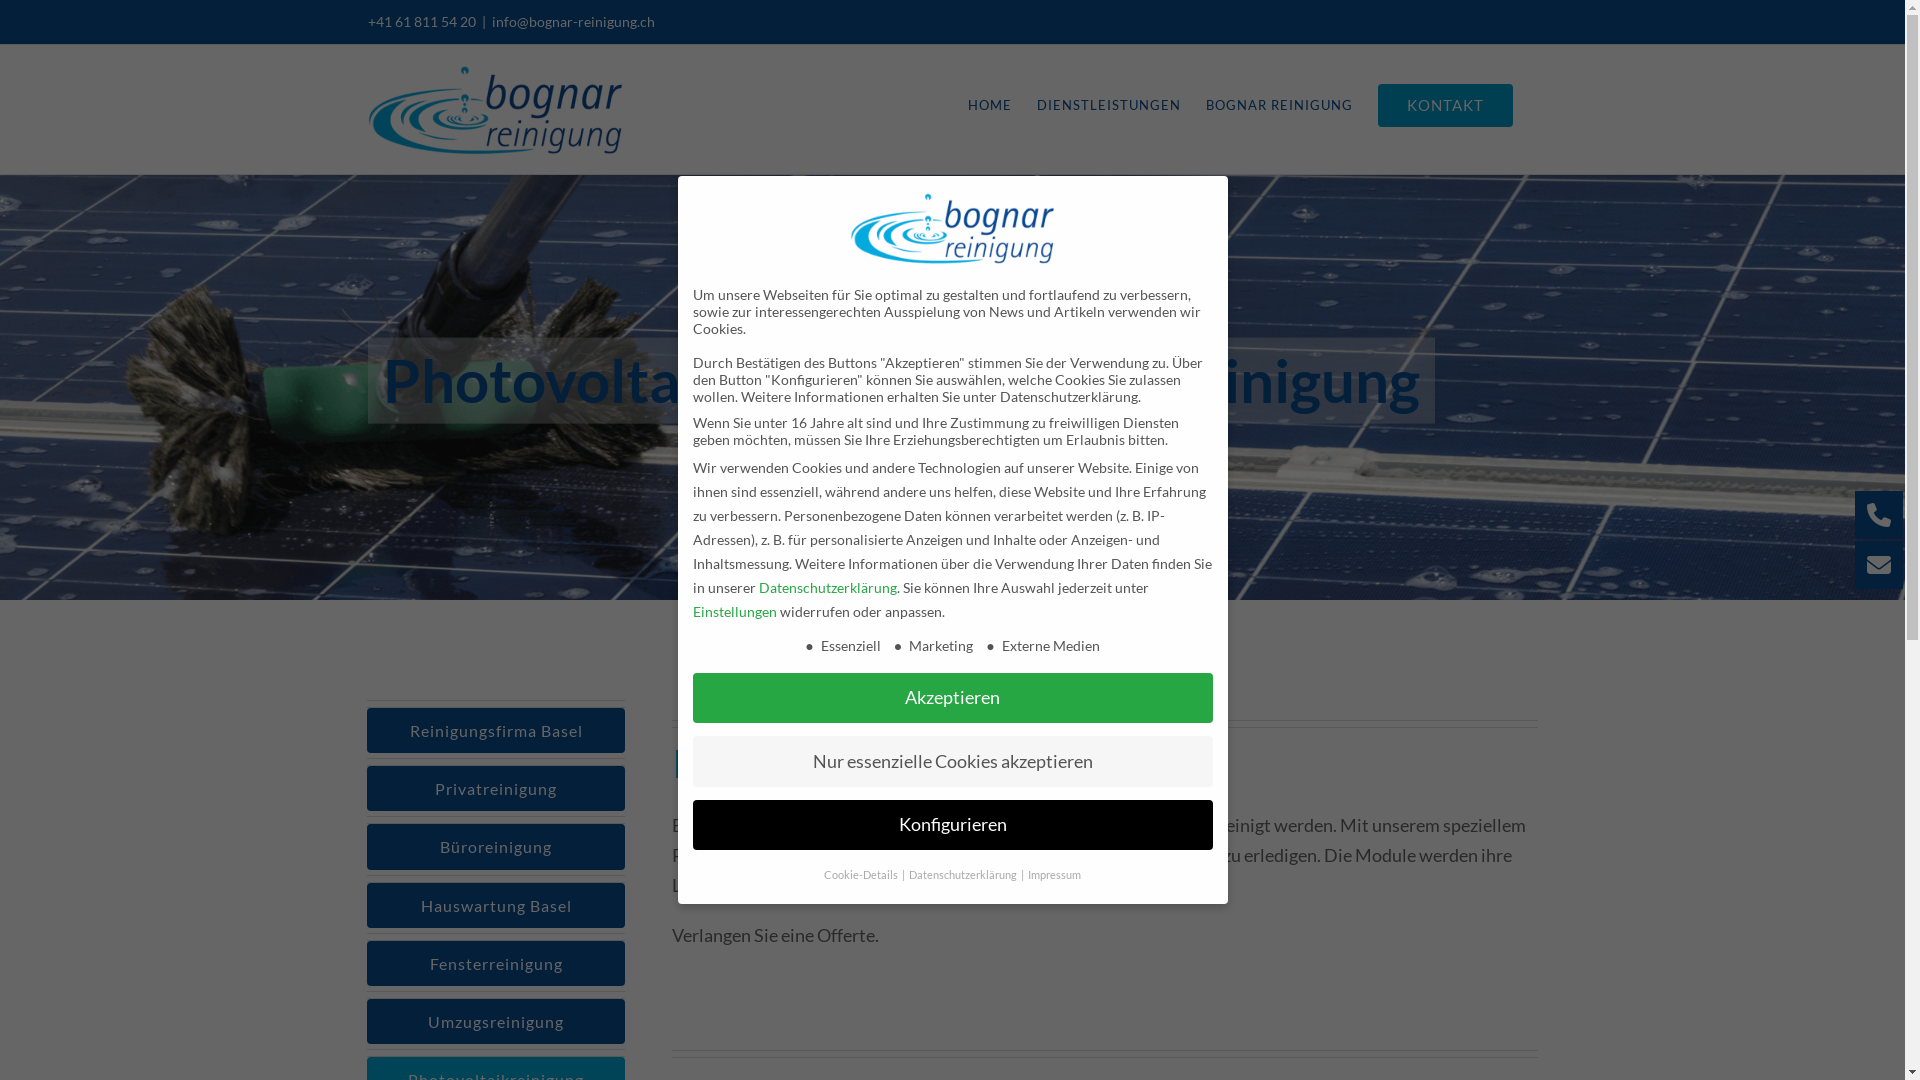  Describe the element at coordinates (950, 697) in the screenshot. I see `'Akzeptieren'` at that location.